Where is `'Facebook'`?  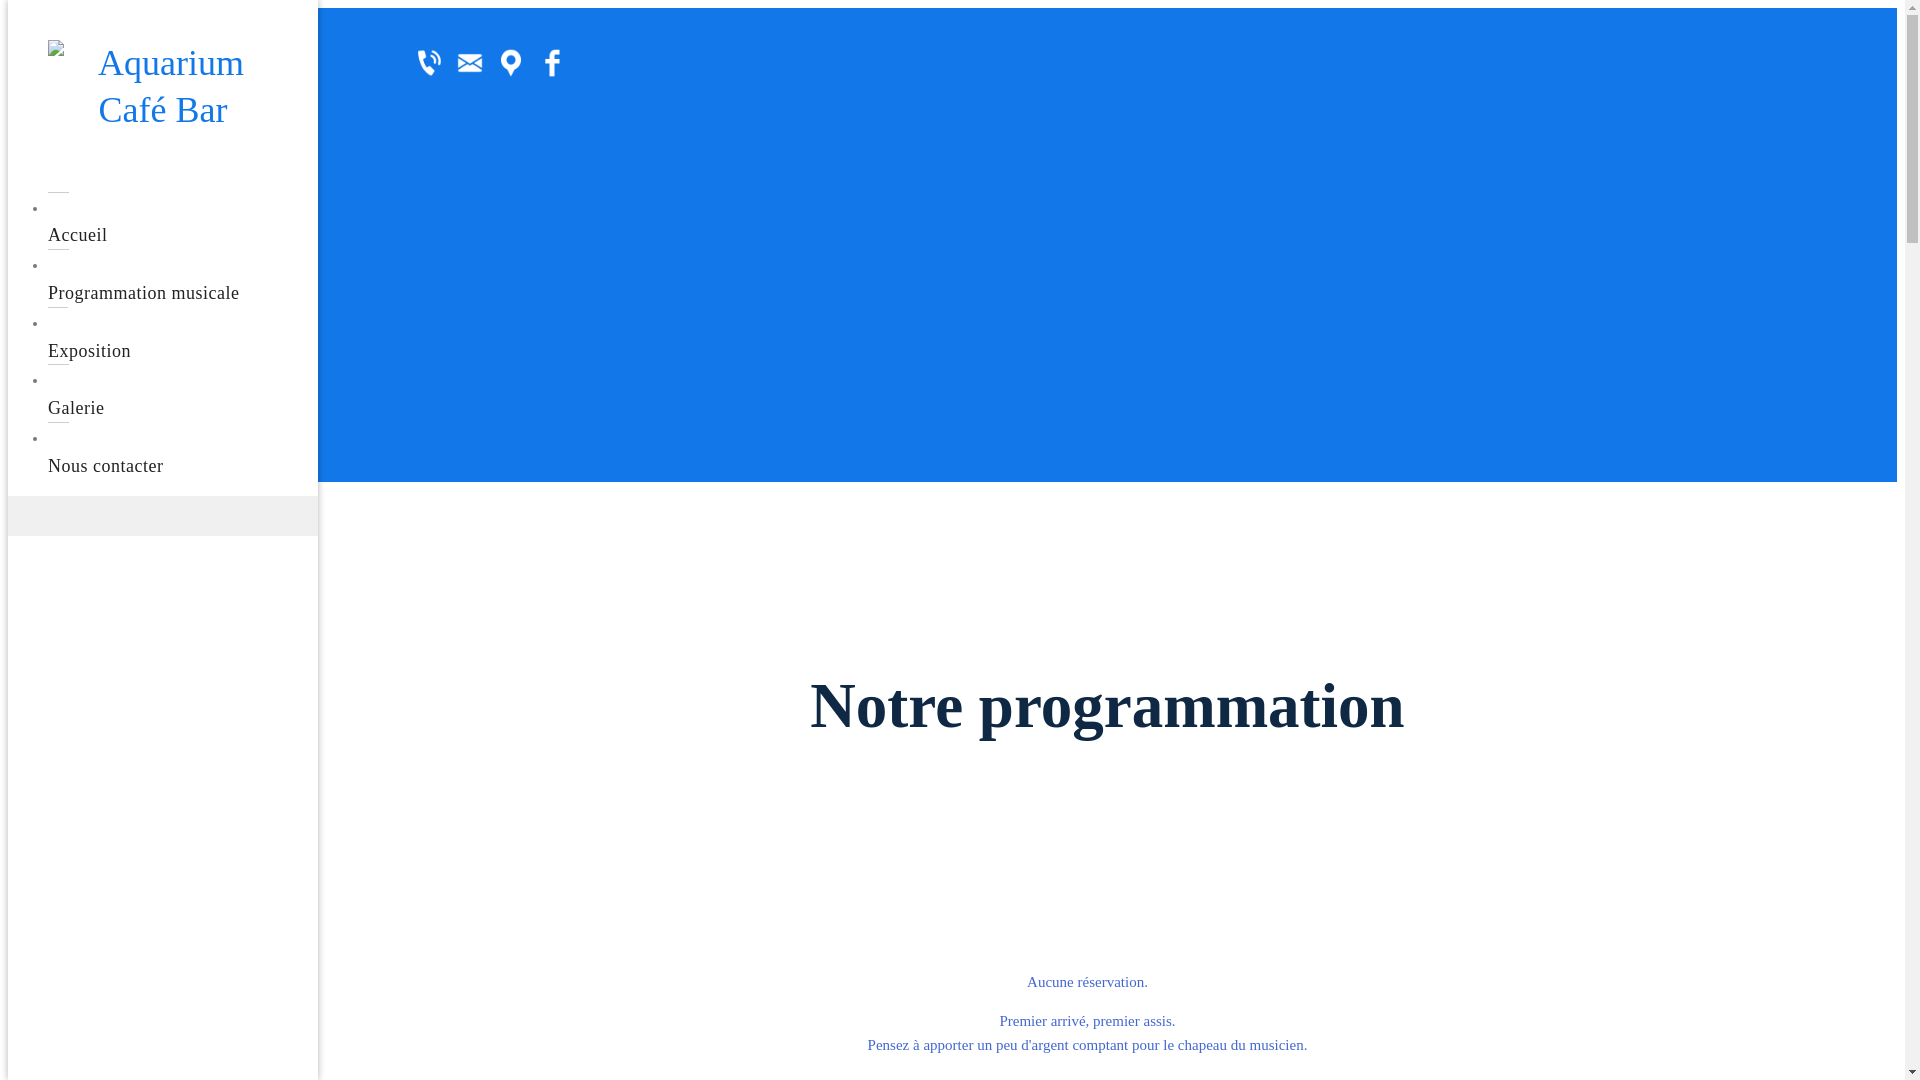 'Facebook' is located at coordinates (551, 61).